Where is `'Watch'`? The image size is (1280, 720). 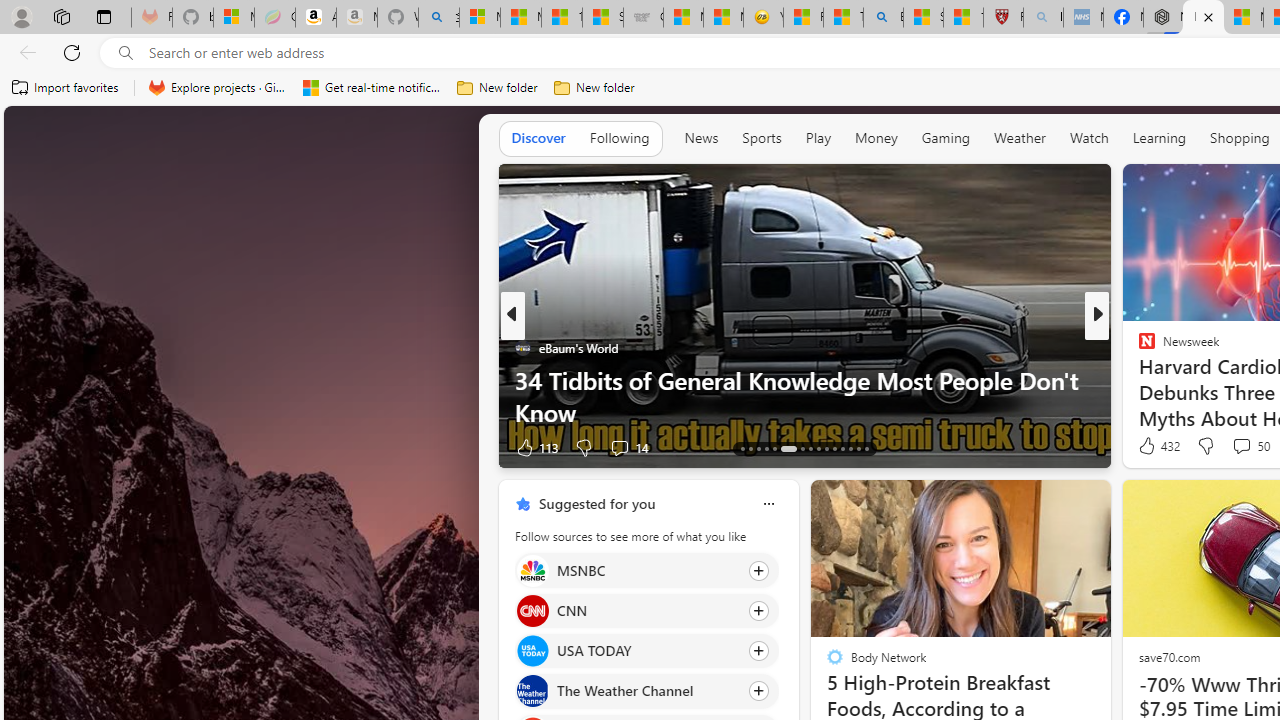
'Watch' is located at coordinates (1088, 137).